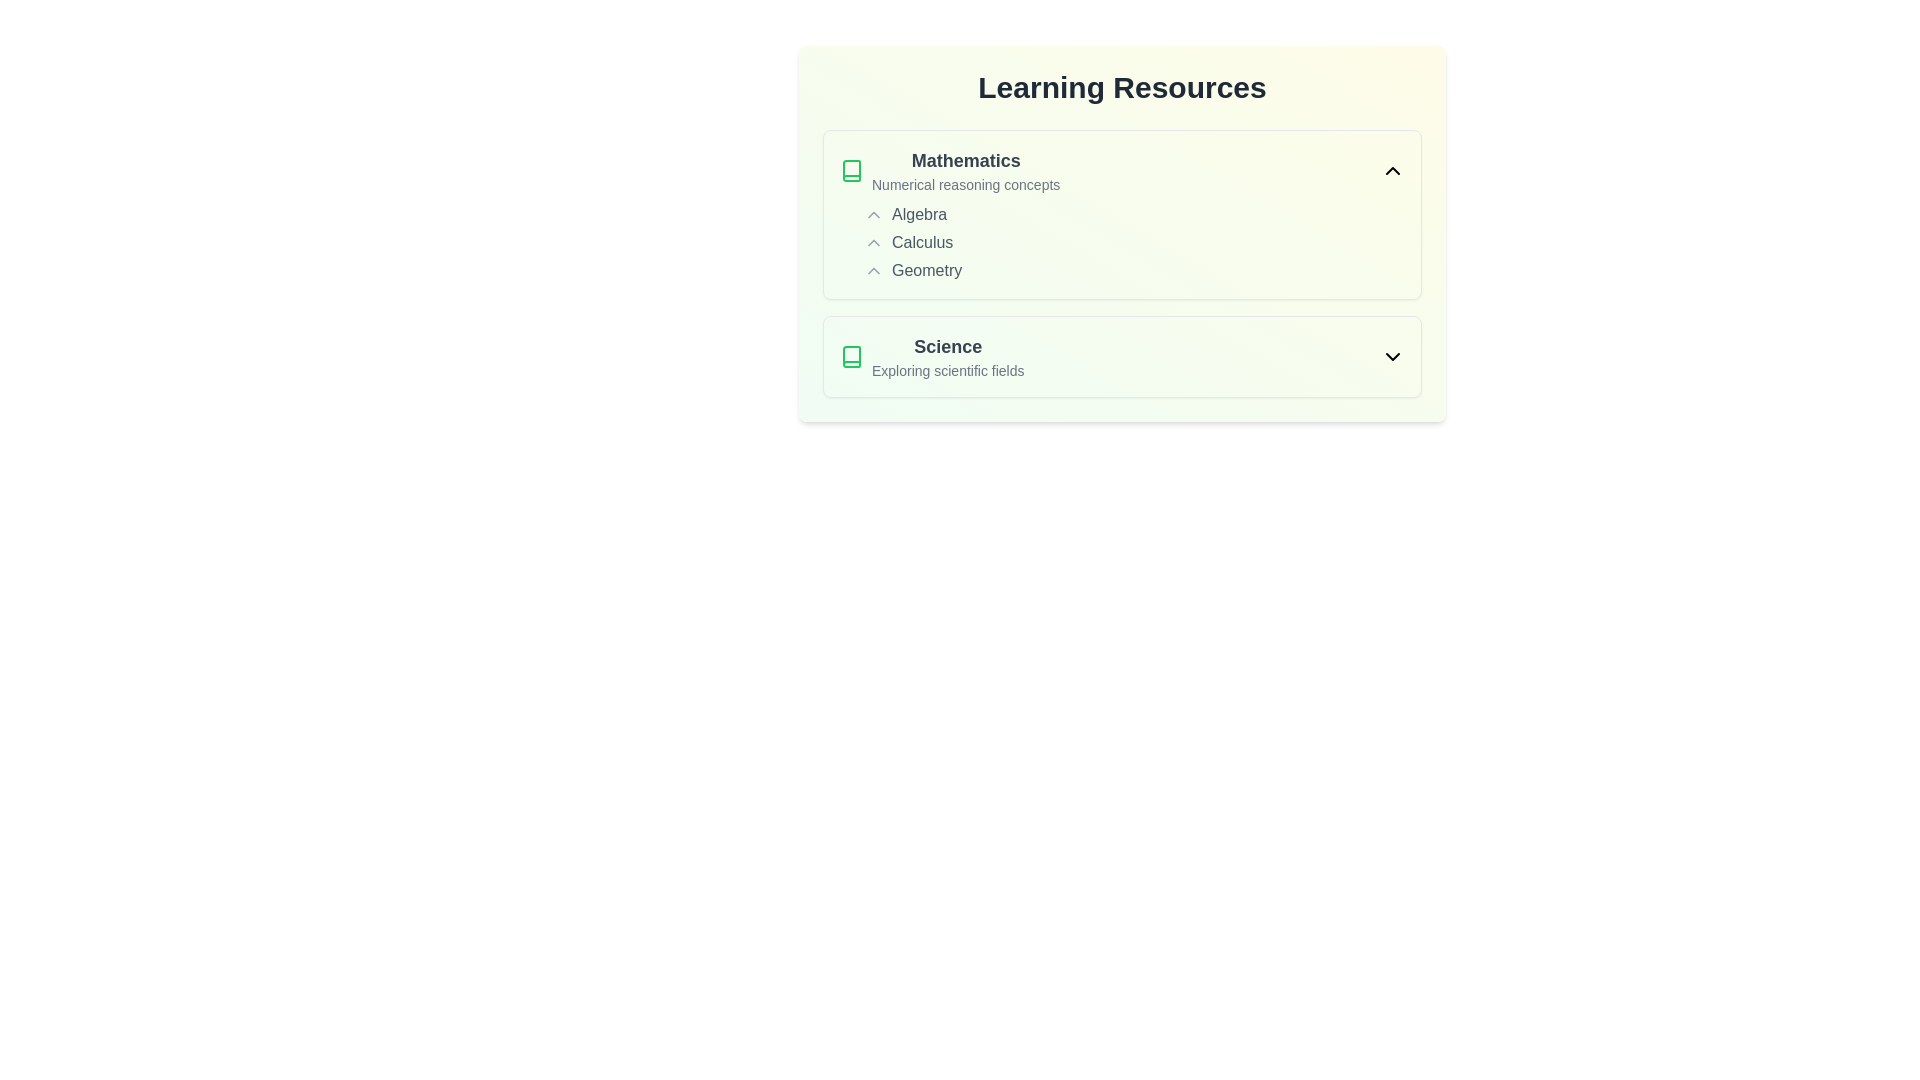  What do you see at coordinates (949, 160) in the screenshot?
I see `the text description of 'Mathematics'` at bounding box center [949, 160].